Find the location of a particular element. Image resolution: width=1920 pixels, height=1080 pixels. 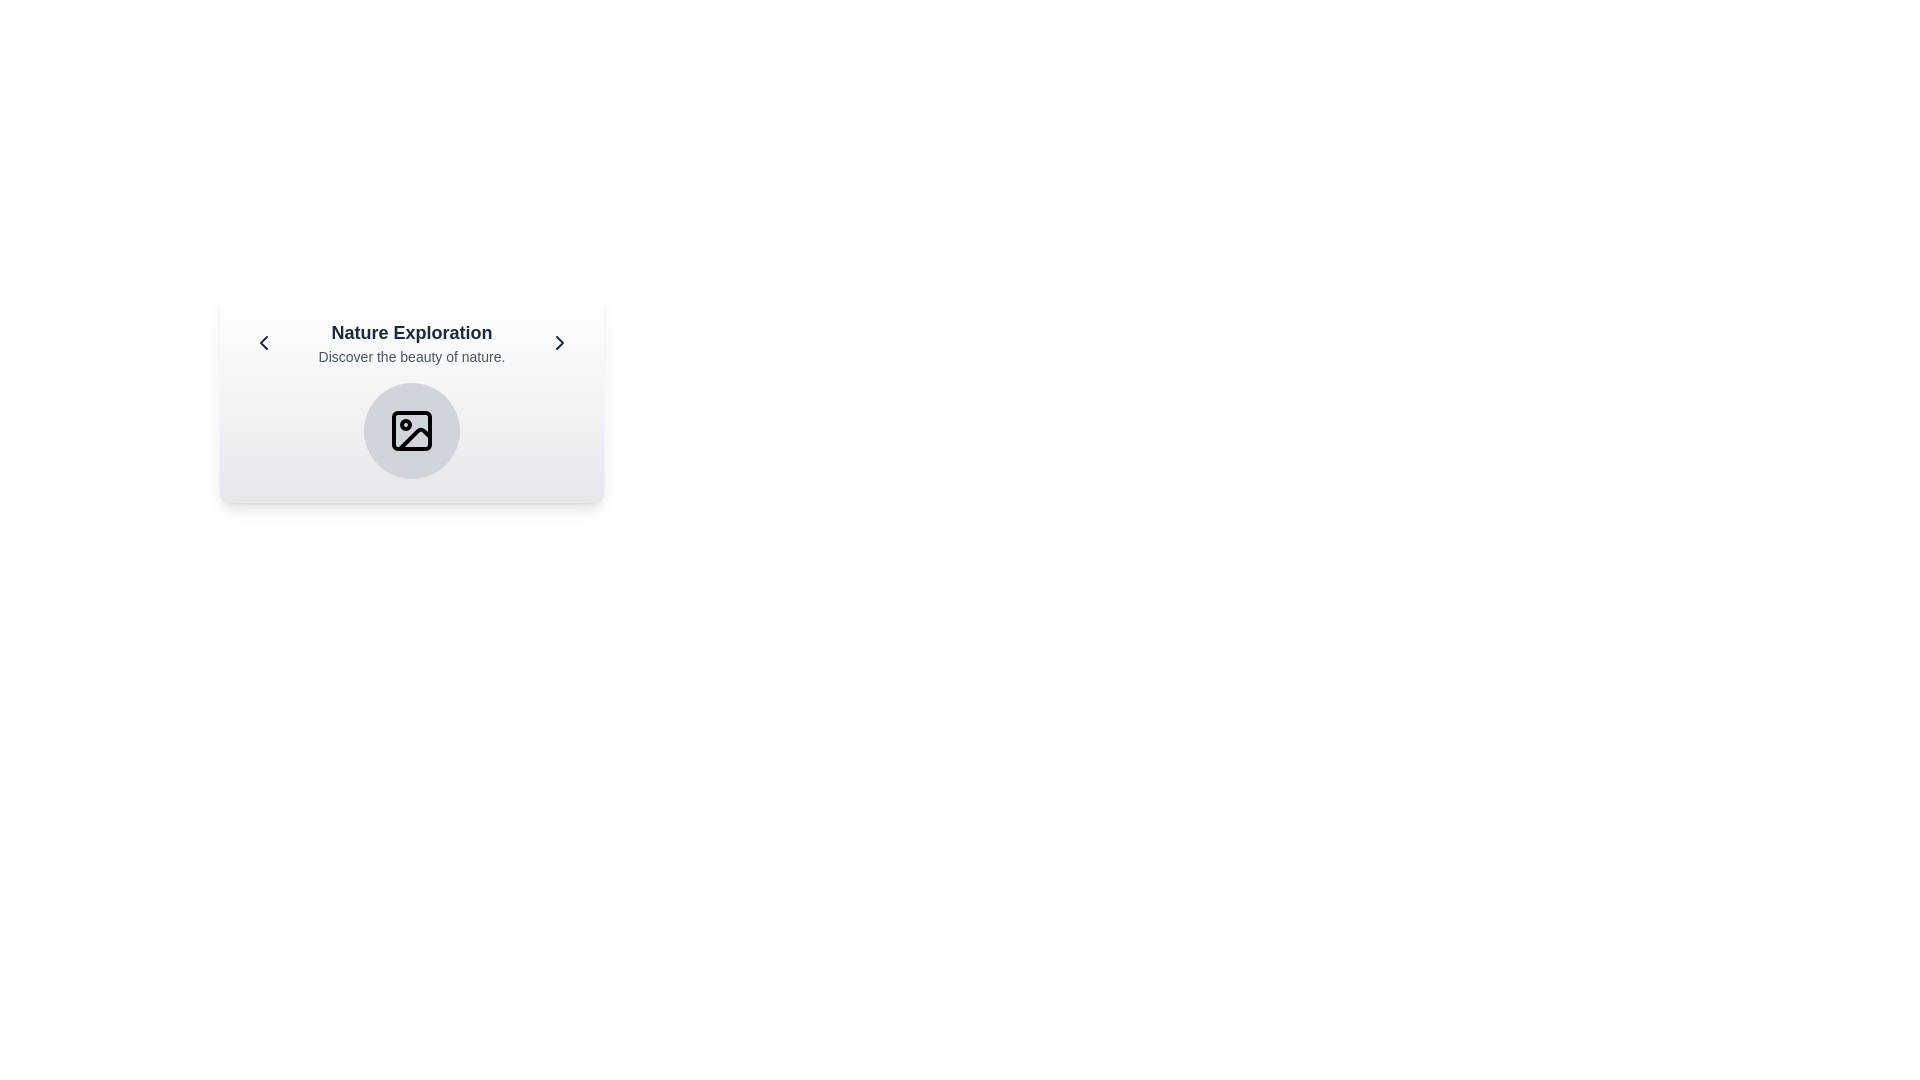

the nature exploration icon, which is a decorative photo/image icon centered inside a gray circular area beneath the 'Nature Exploration' title and description text is located at coordinates (411, 430).